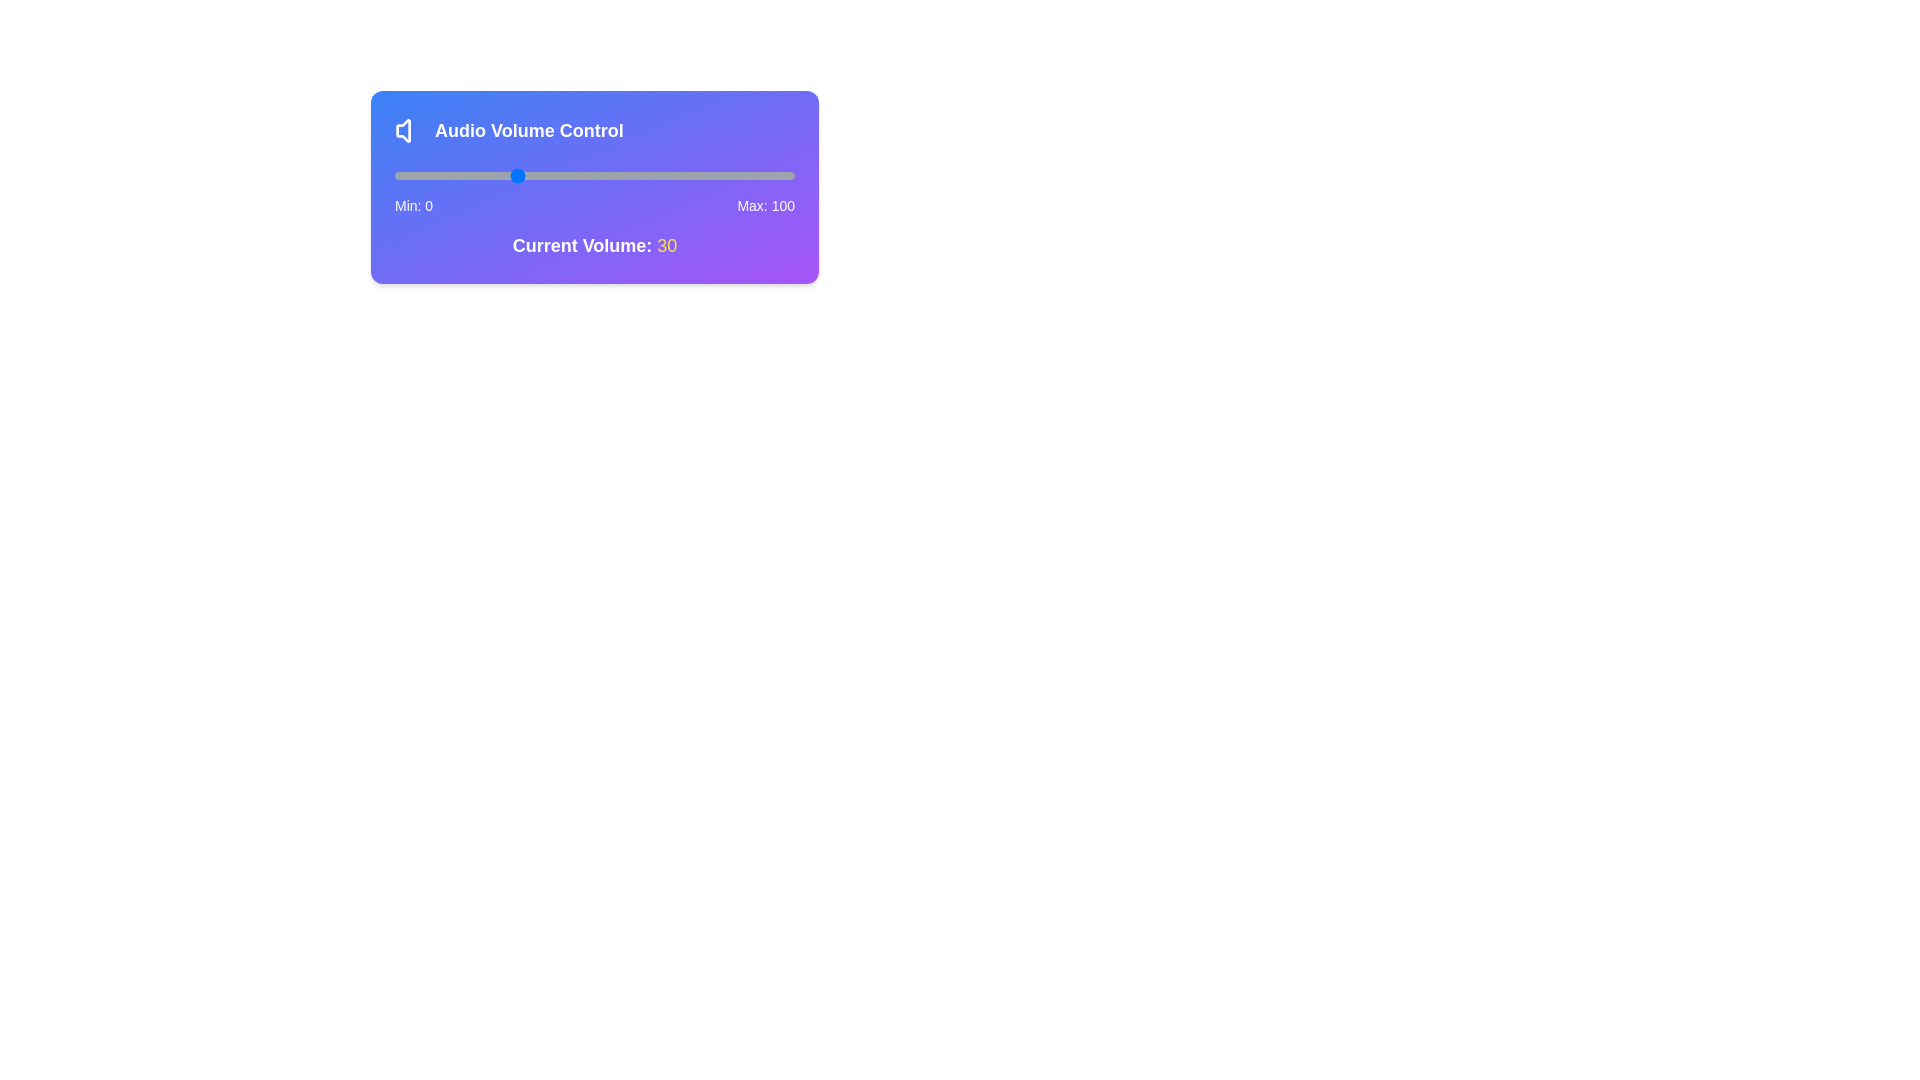 The image size is (1920, 1080). What do you see at coordinates (722, 175) in the screenshot?
I see `the slider to set the volume to 82` at bounding box center [722, 175].